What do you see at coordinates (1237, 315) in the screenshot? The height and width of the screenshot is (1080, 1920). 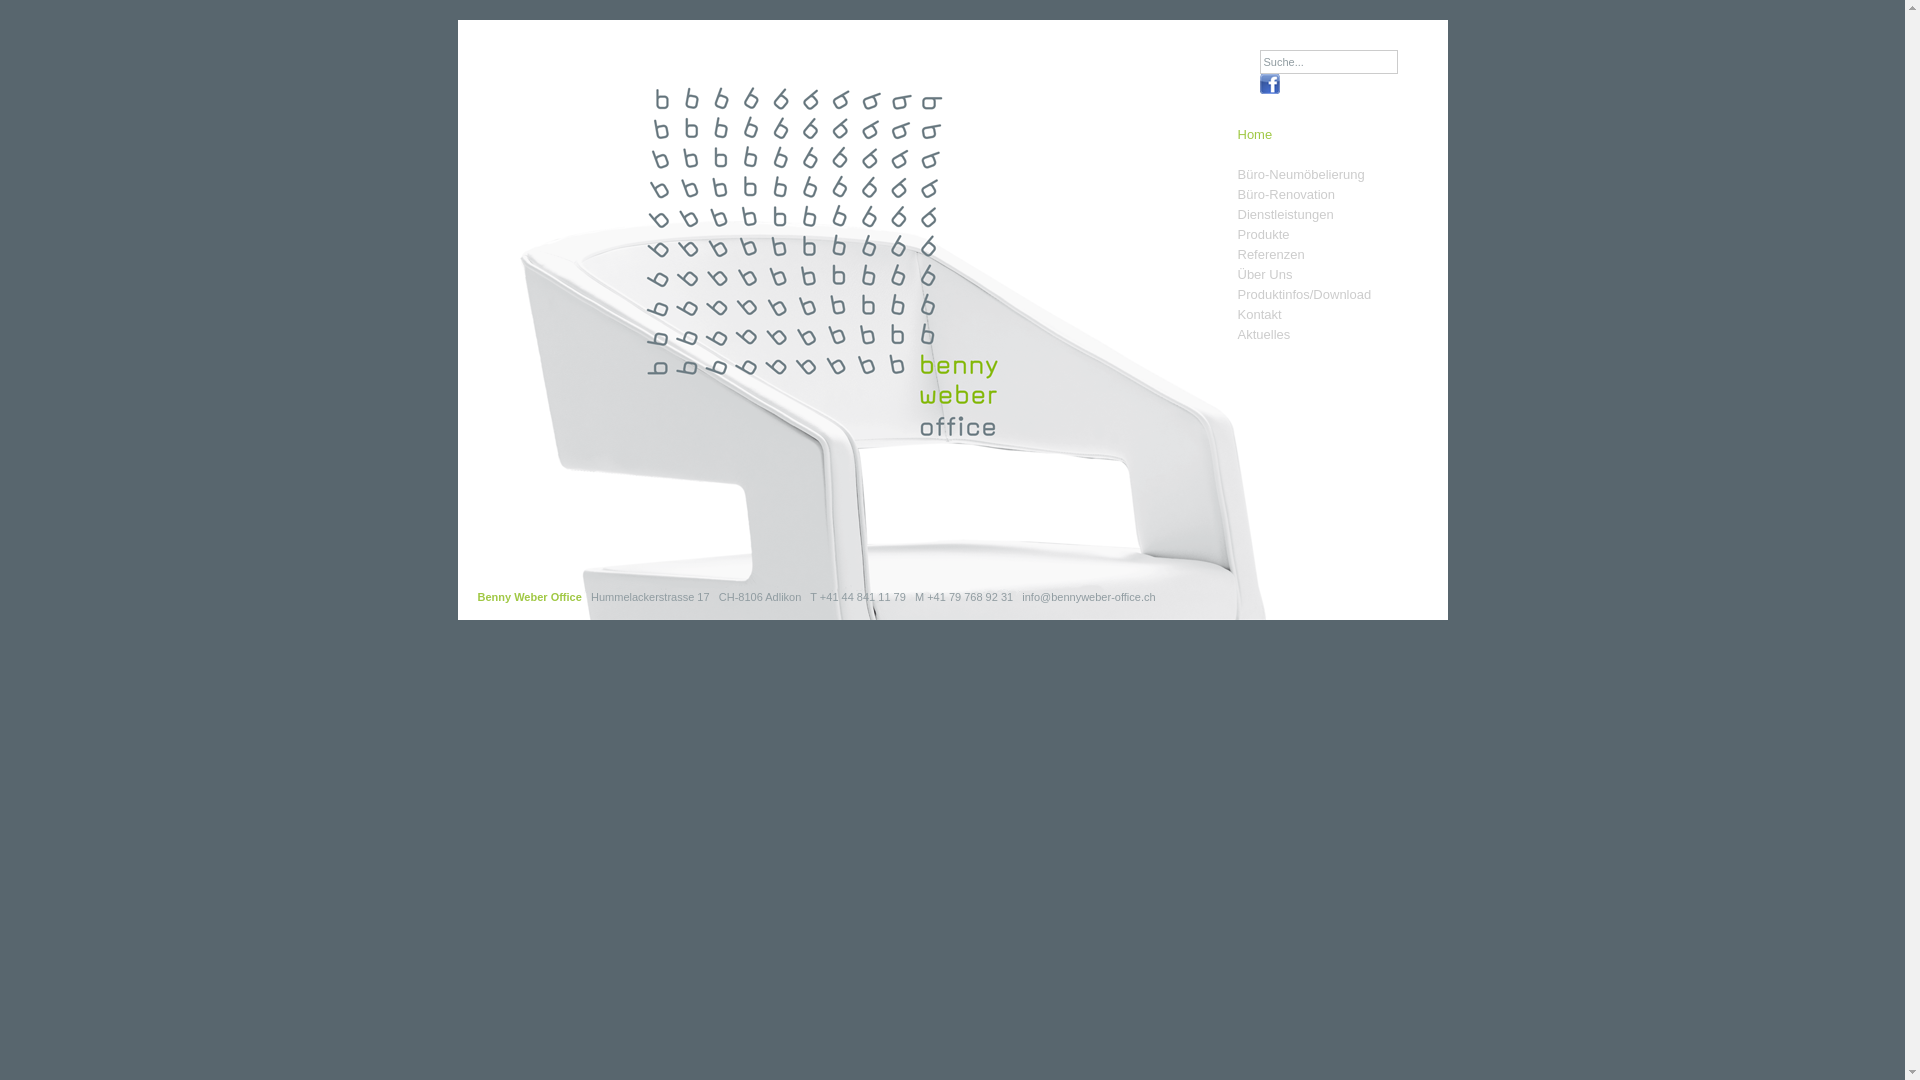 I see `'Kontakt'` at bounding box center [1237, 315].